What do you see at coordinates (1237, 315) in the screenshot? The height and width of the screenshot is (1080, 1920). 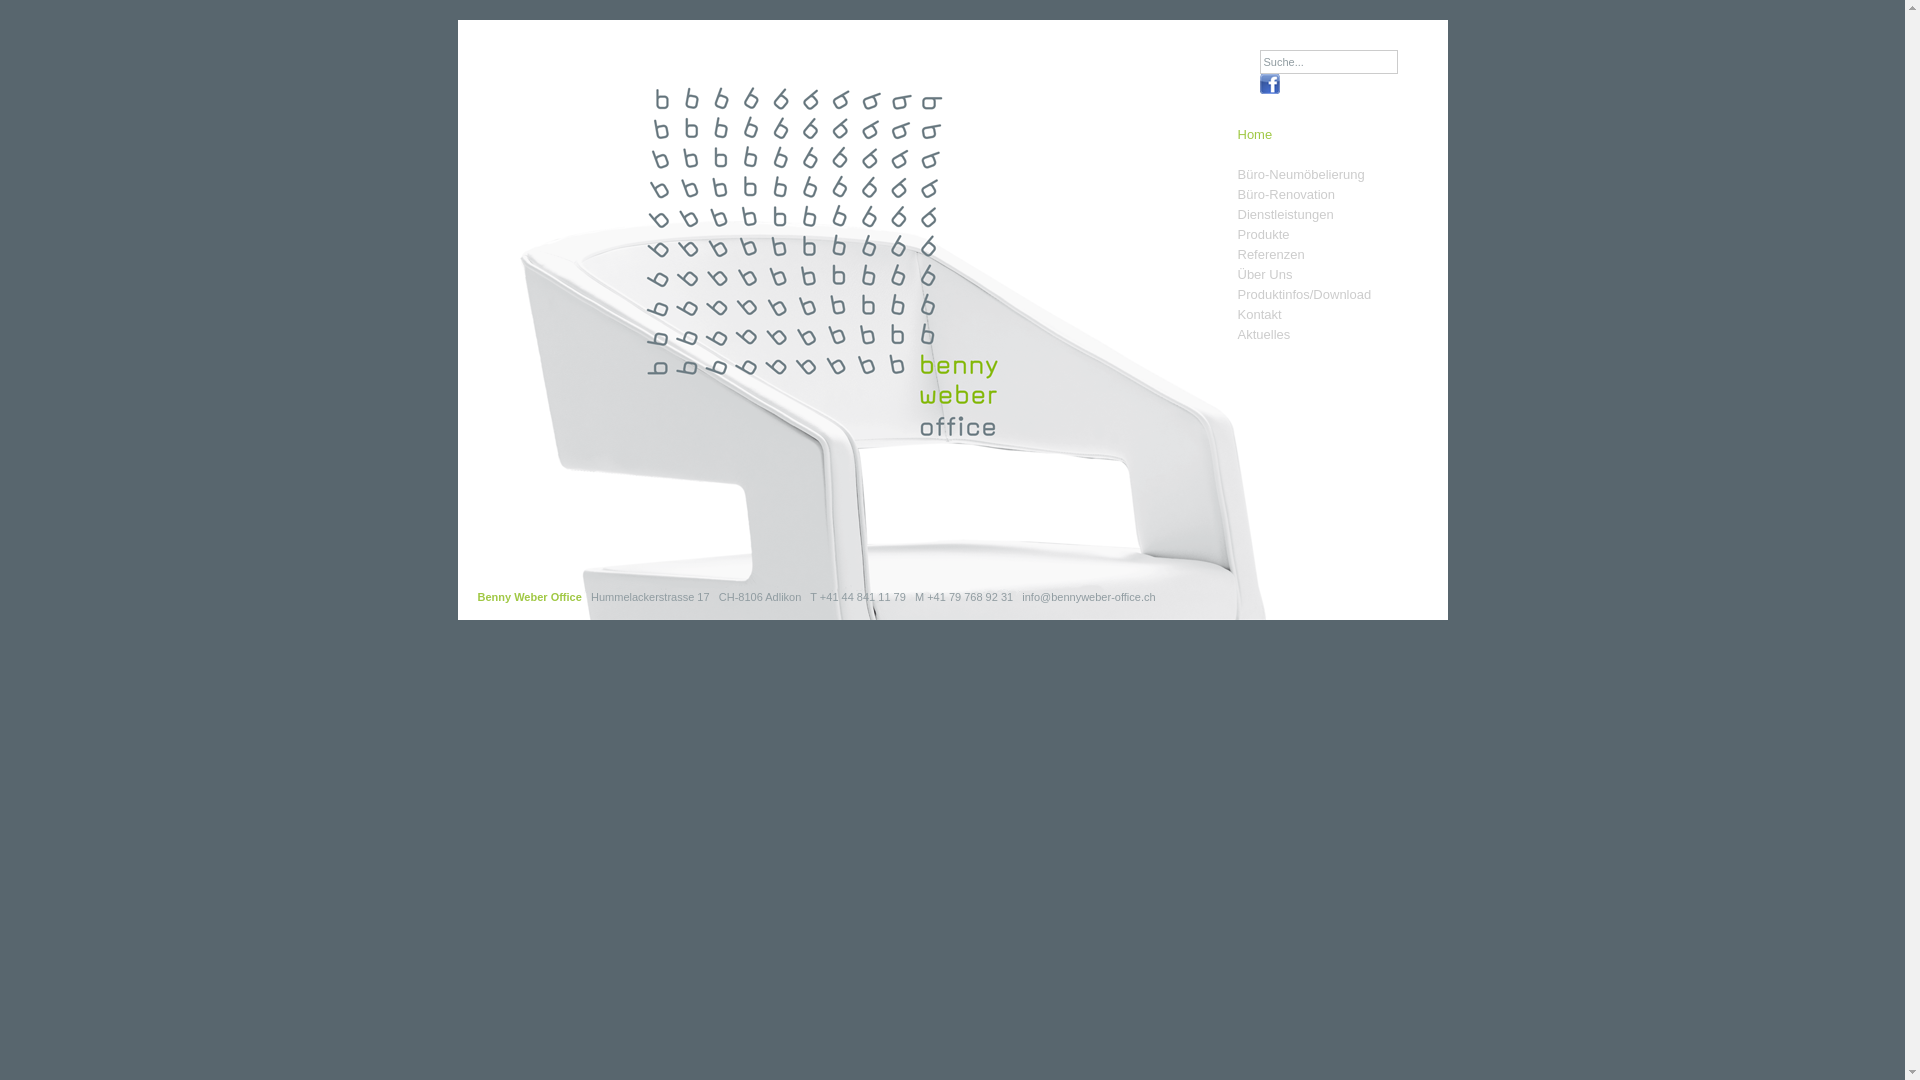 I see `'Kontakt'` at bounding box center [1237, 315].